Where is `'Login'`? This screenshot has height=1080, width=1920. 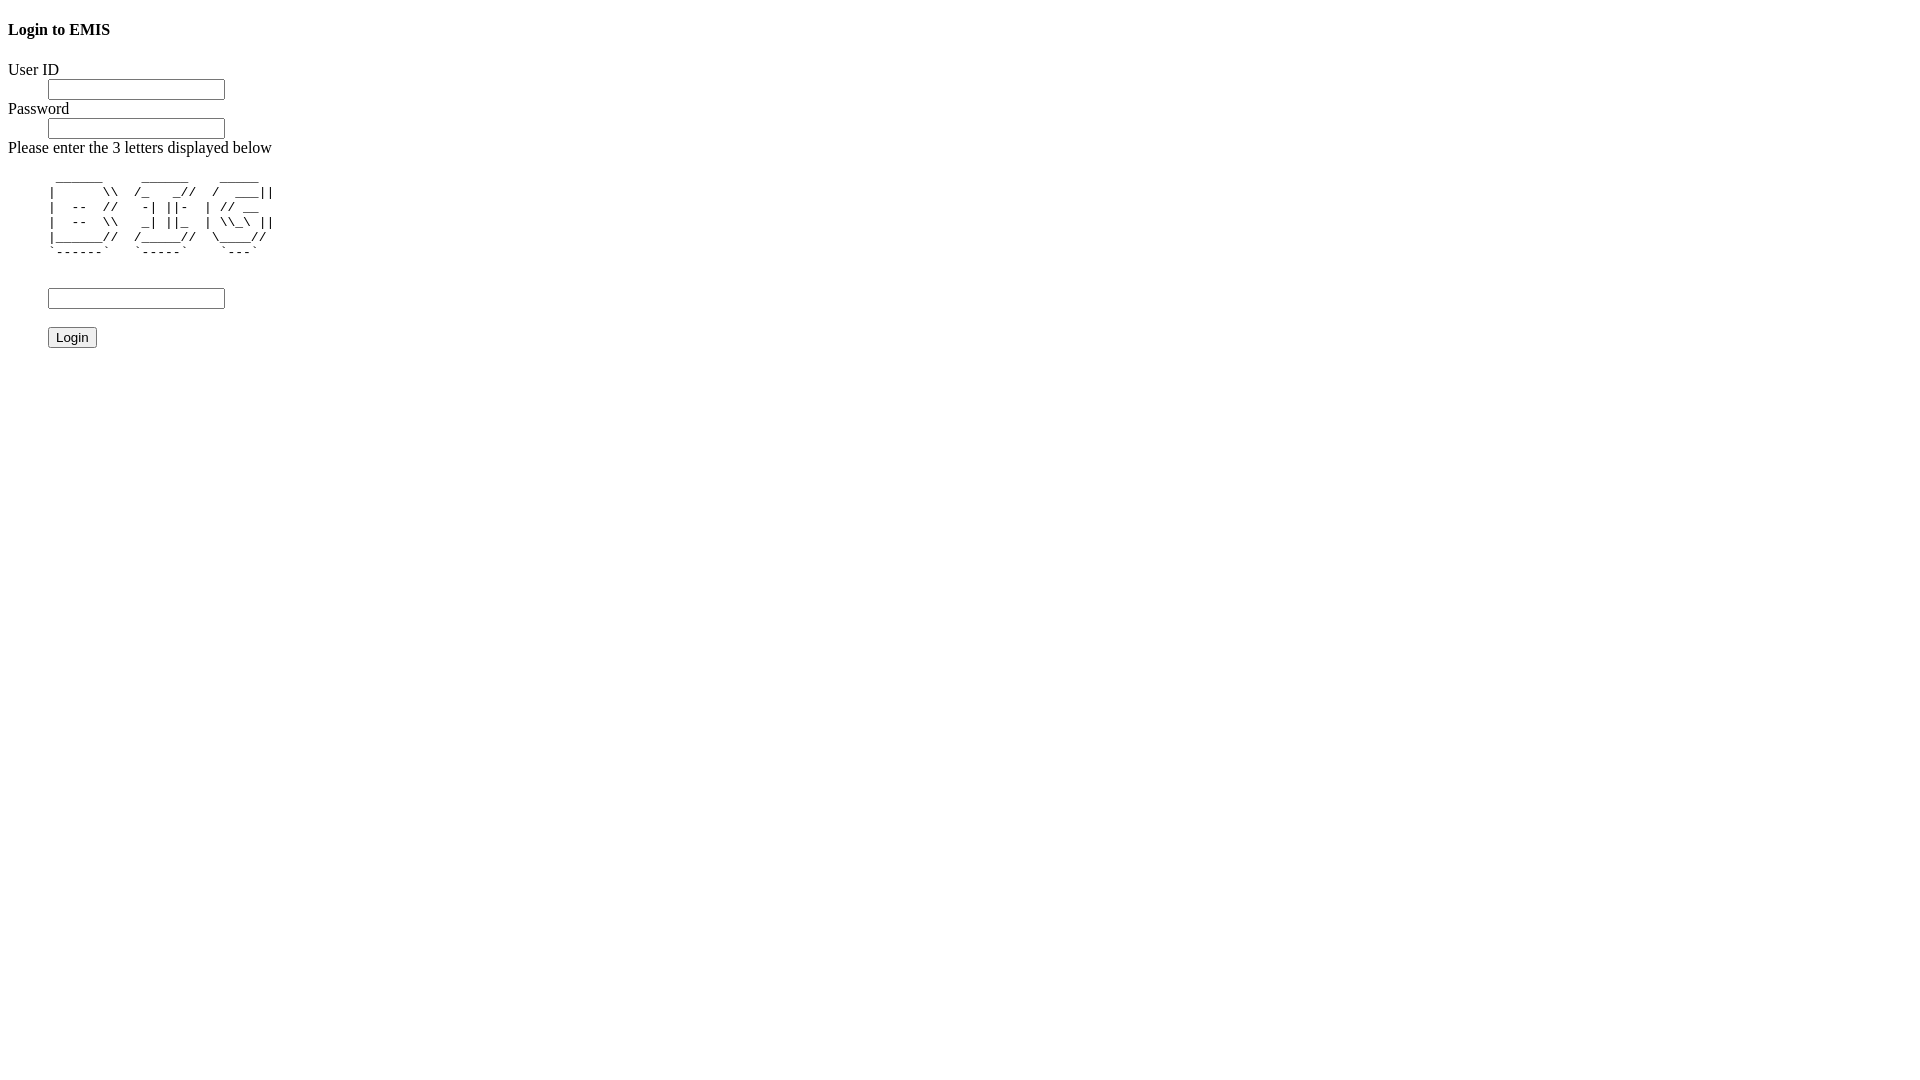
'Login' is located at coordinates (72, 336).